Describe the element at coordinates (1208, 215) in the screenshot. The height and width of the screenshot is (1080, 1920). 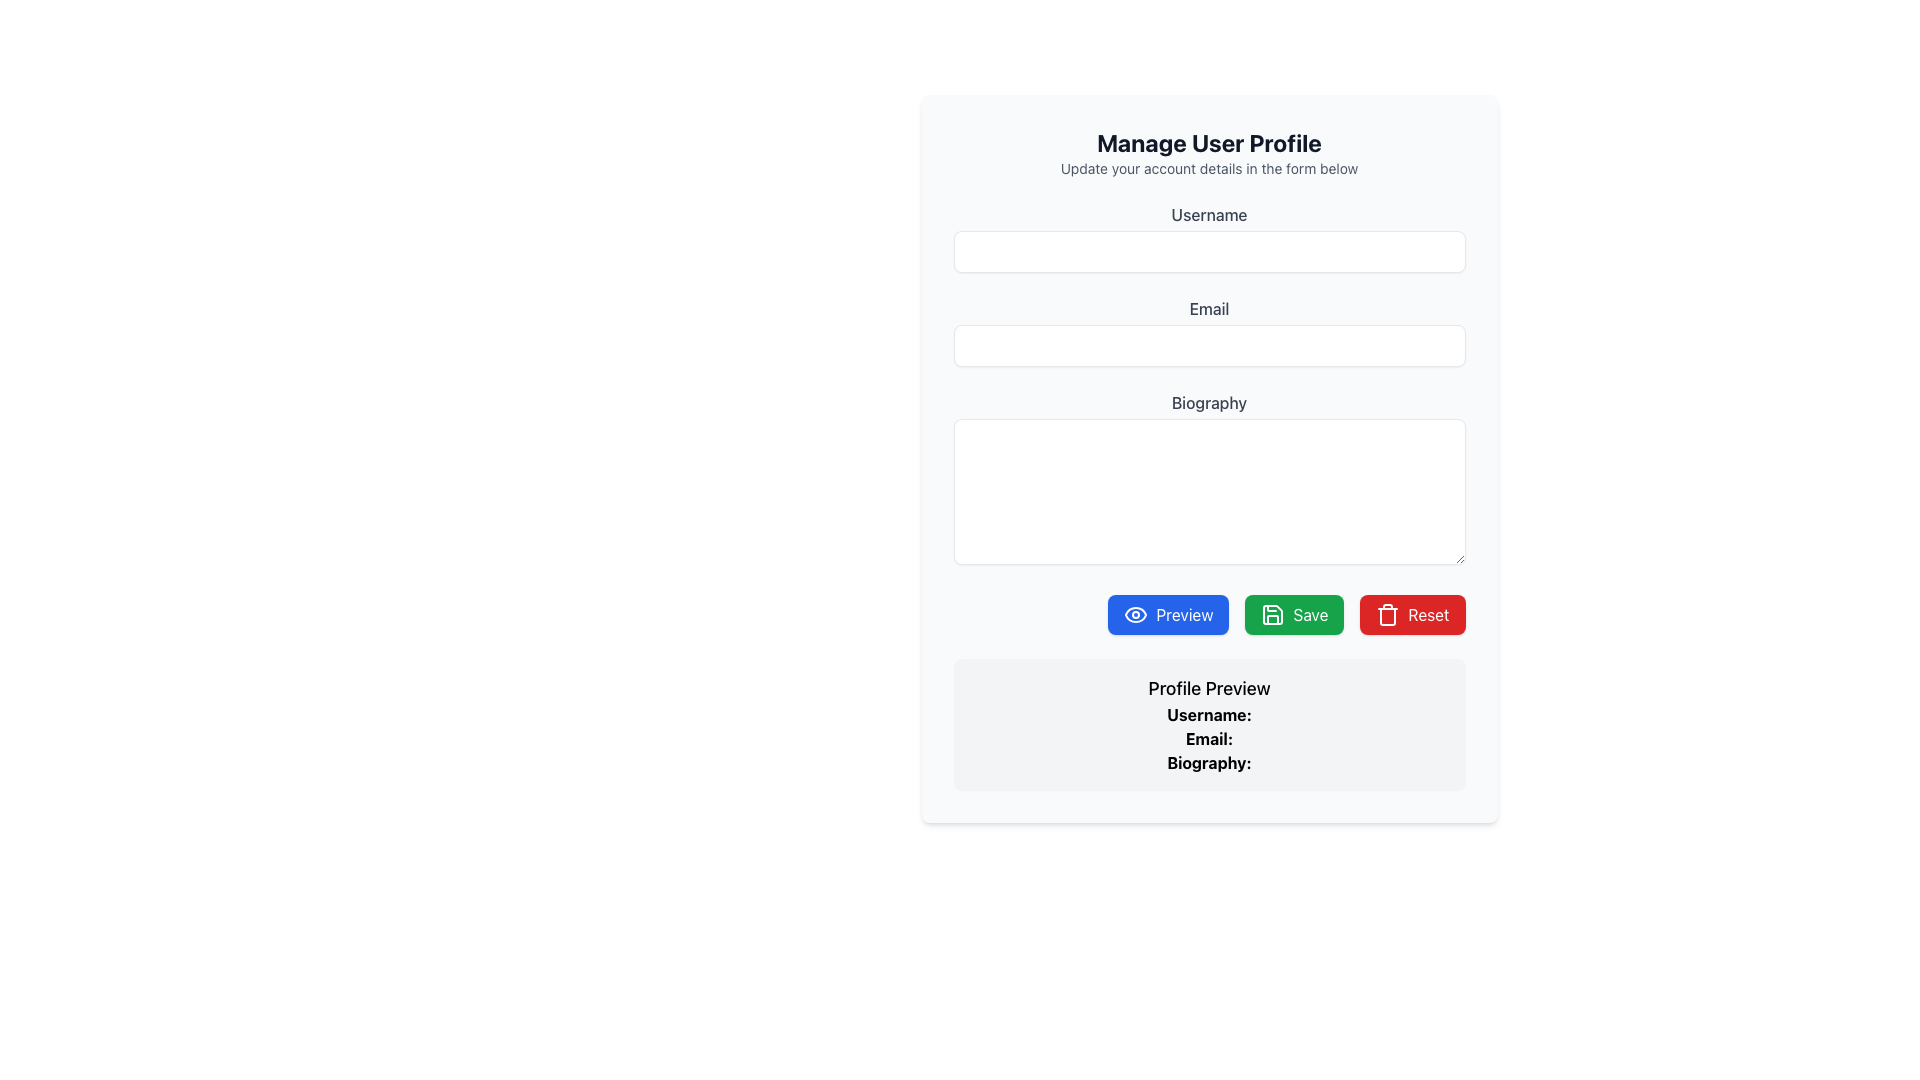
I see `the label that identifies the username input field, positioned at the top center of the form above the text input box` at that location.